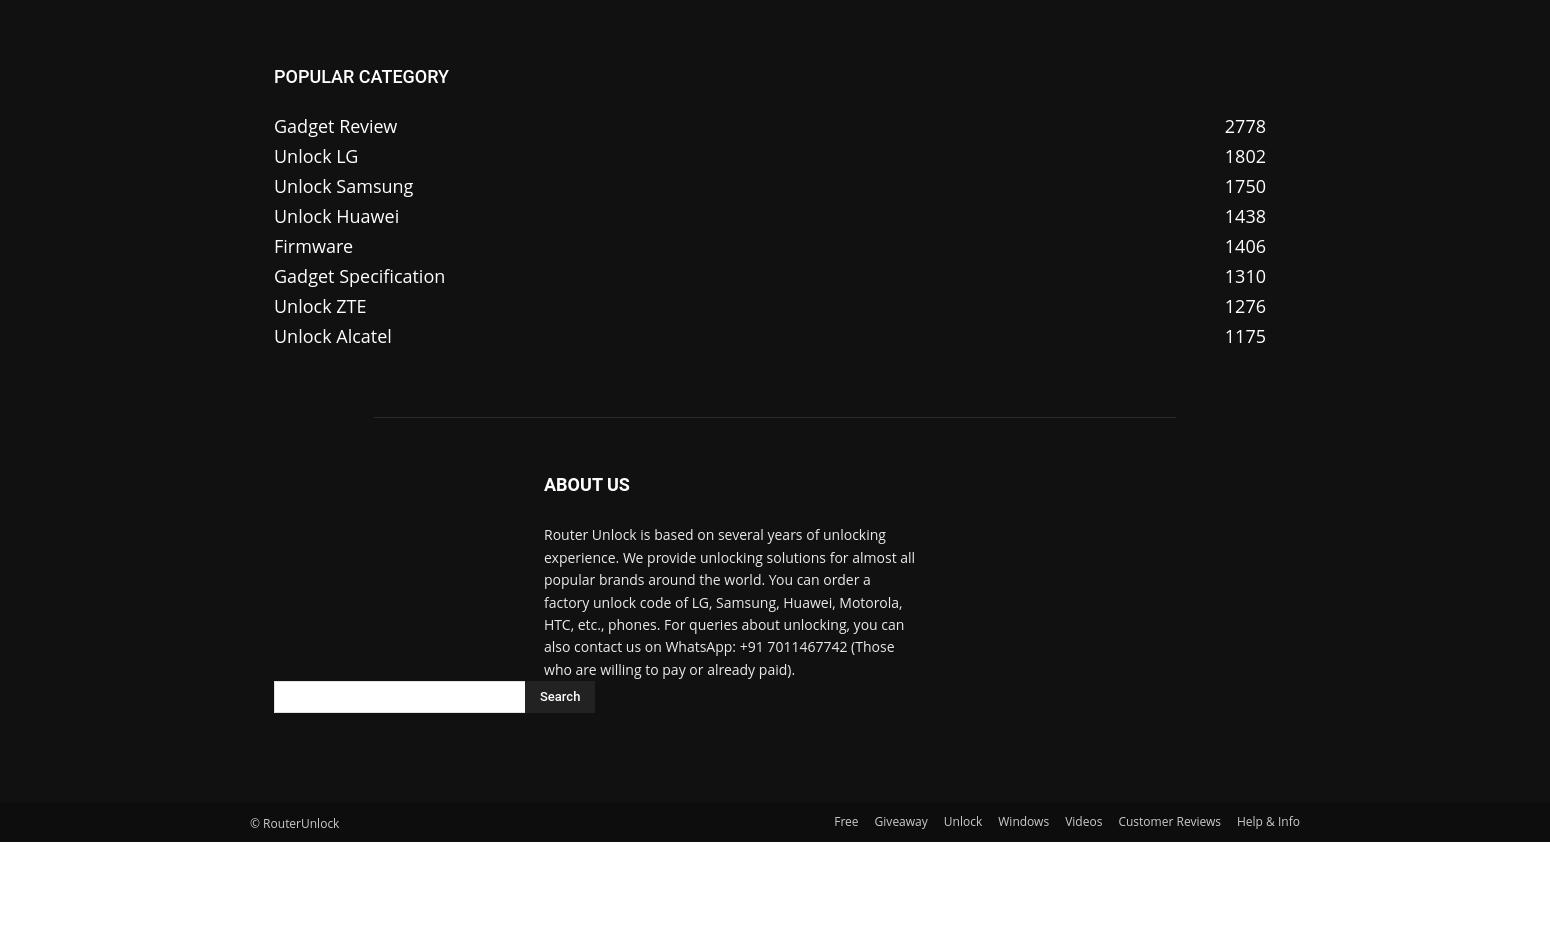 The height and width of the screenshot is (942, 1550). What do you see at coordinates (560, 696) in the screenshot?
I see `'Search'` at bounding box center [560, 696].